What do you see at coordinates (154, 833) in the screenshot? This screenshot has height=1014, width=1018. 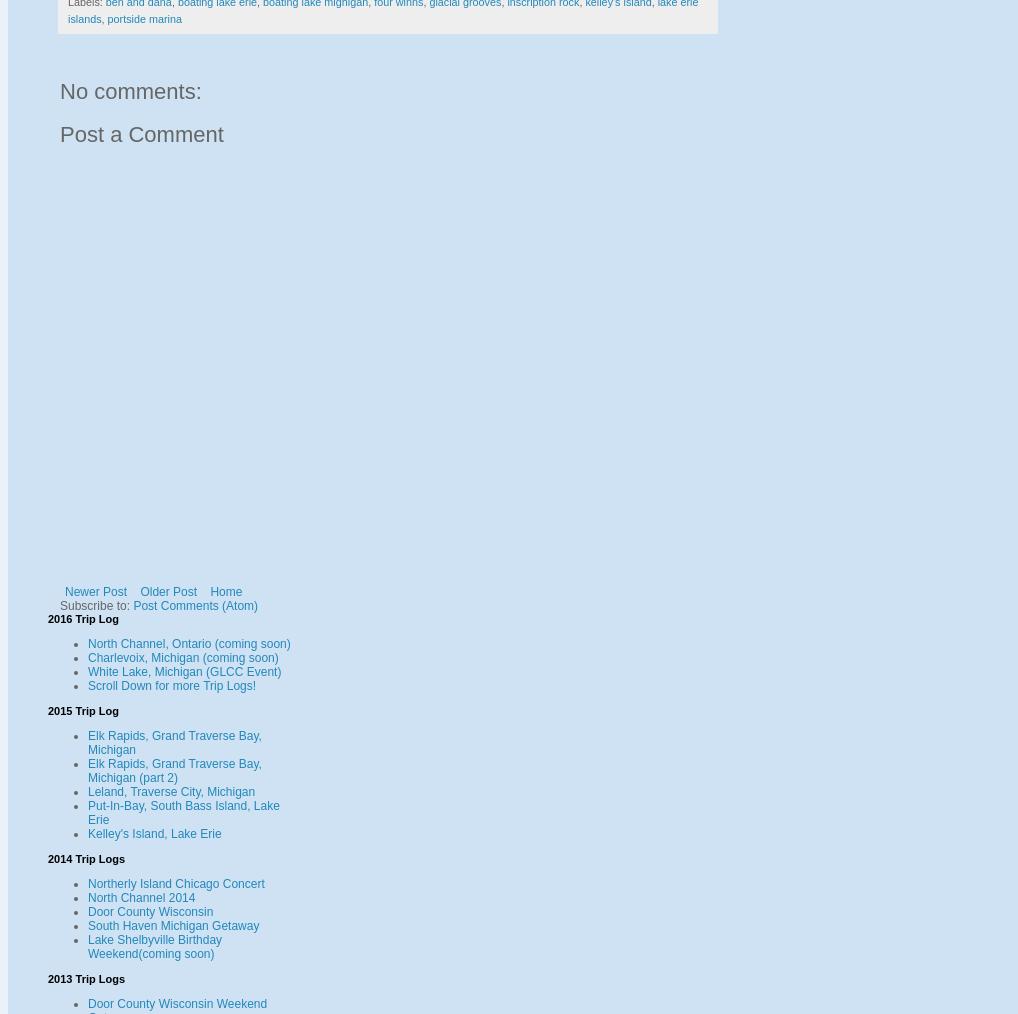 I see `'Kelley's Island, Lake Erie'` at bounding box center [154, 833].